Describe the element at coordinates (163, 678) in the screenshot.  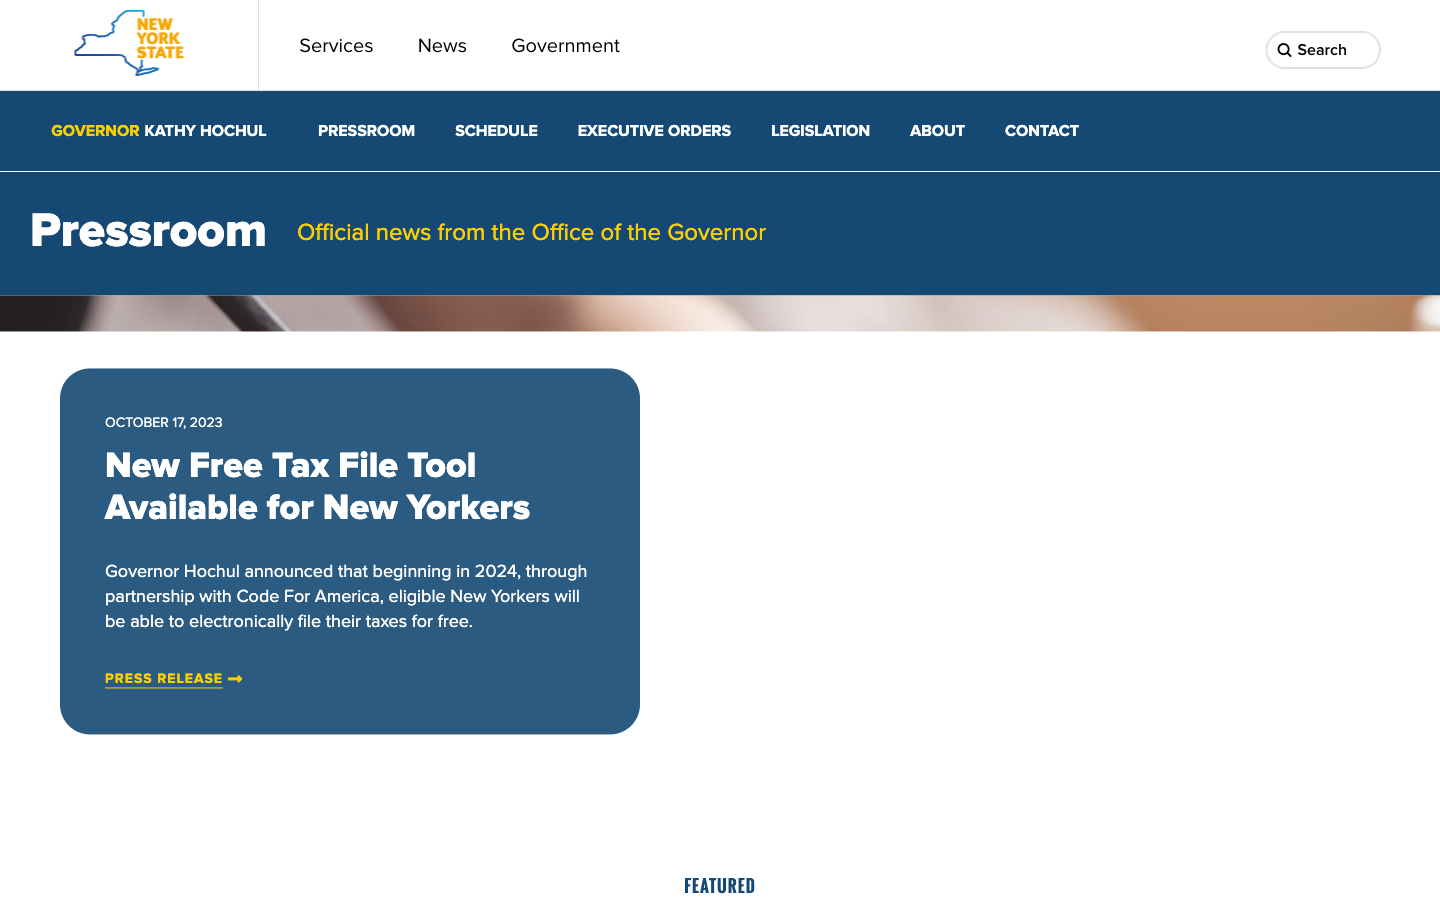
I see `the news section and open the announcement about the new tax file tool` at that location.